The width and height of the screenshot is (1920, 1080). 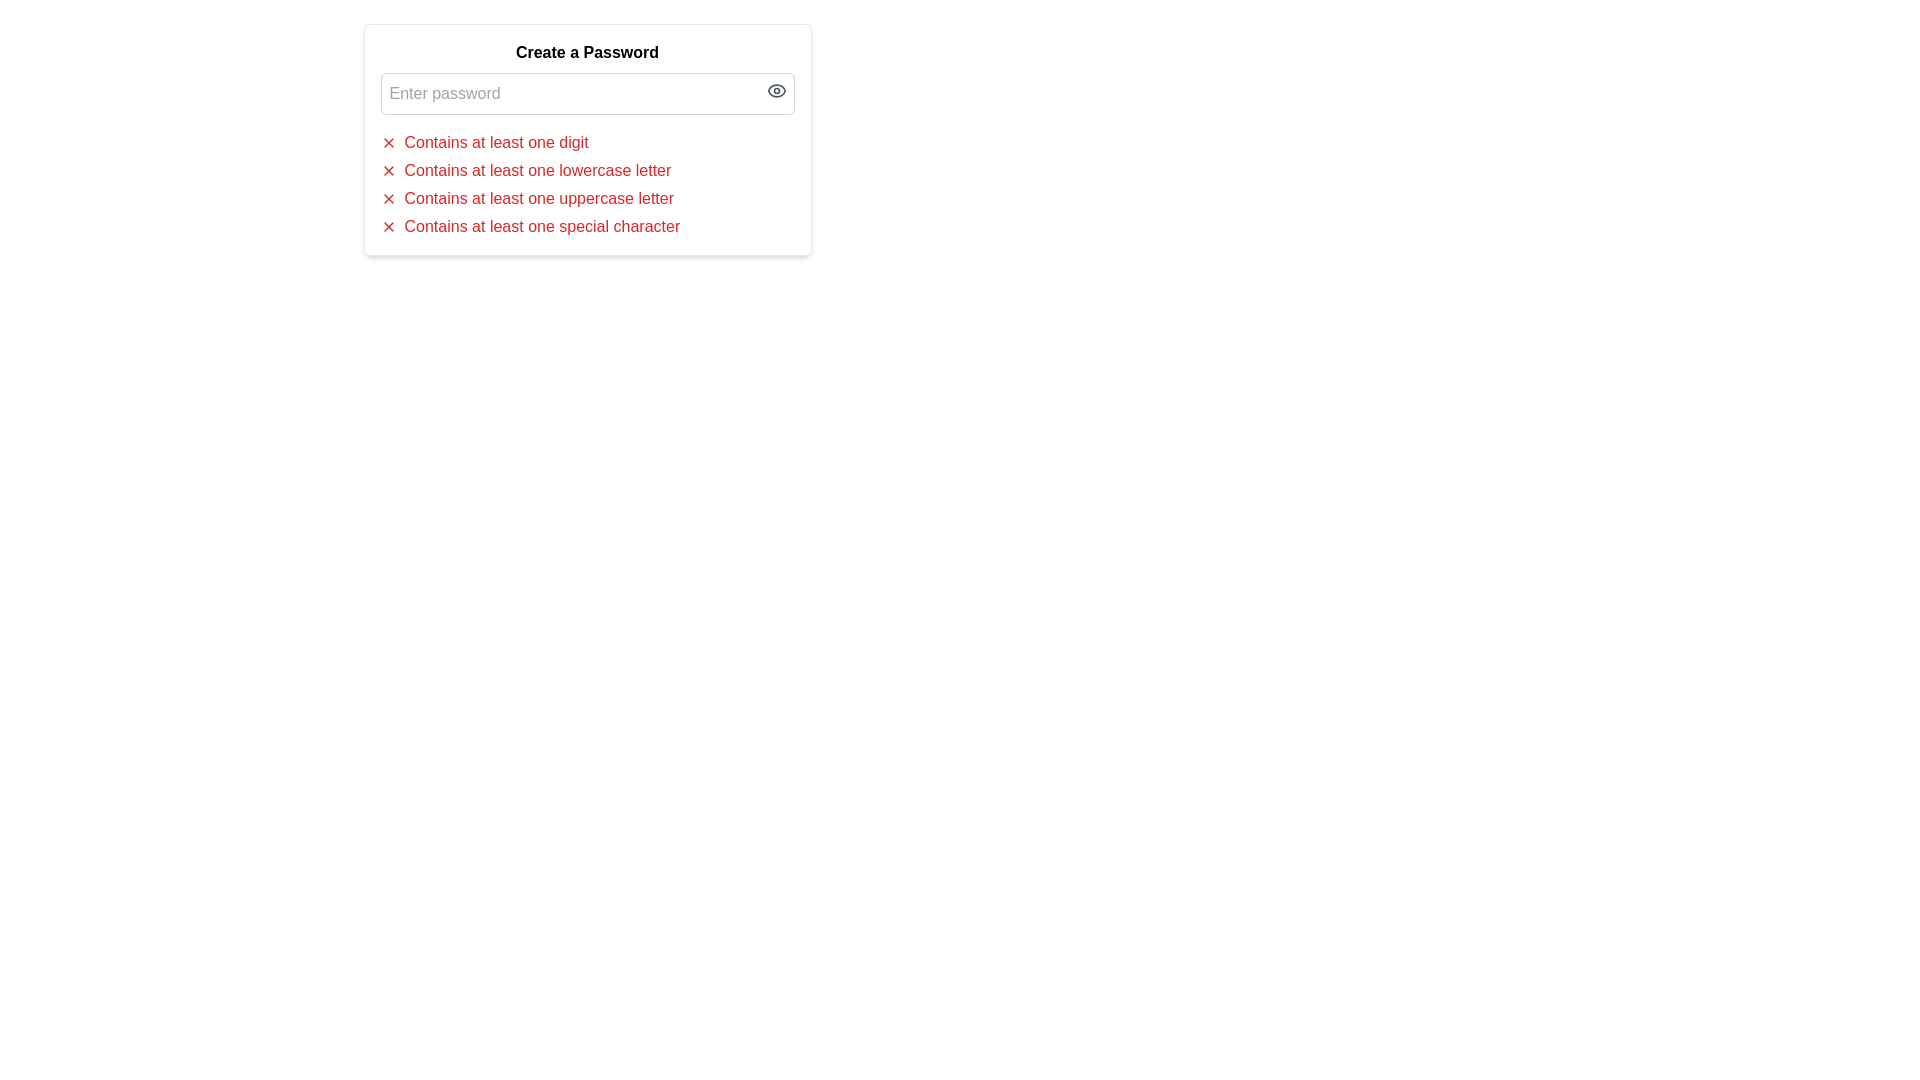 I want to click on the text label reading 'Contains at least one uppercase letter' in red font, which is the third item in the list of guidelines in the 'Create a Password' section, so click(x=539, y=199).